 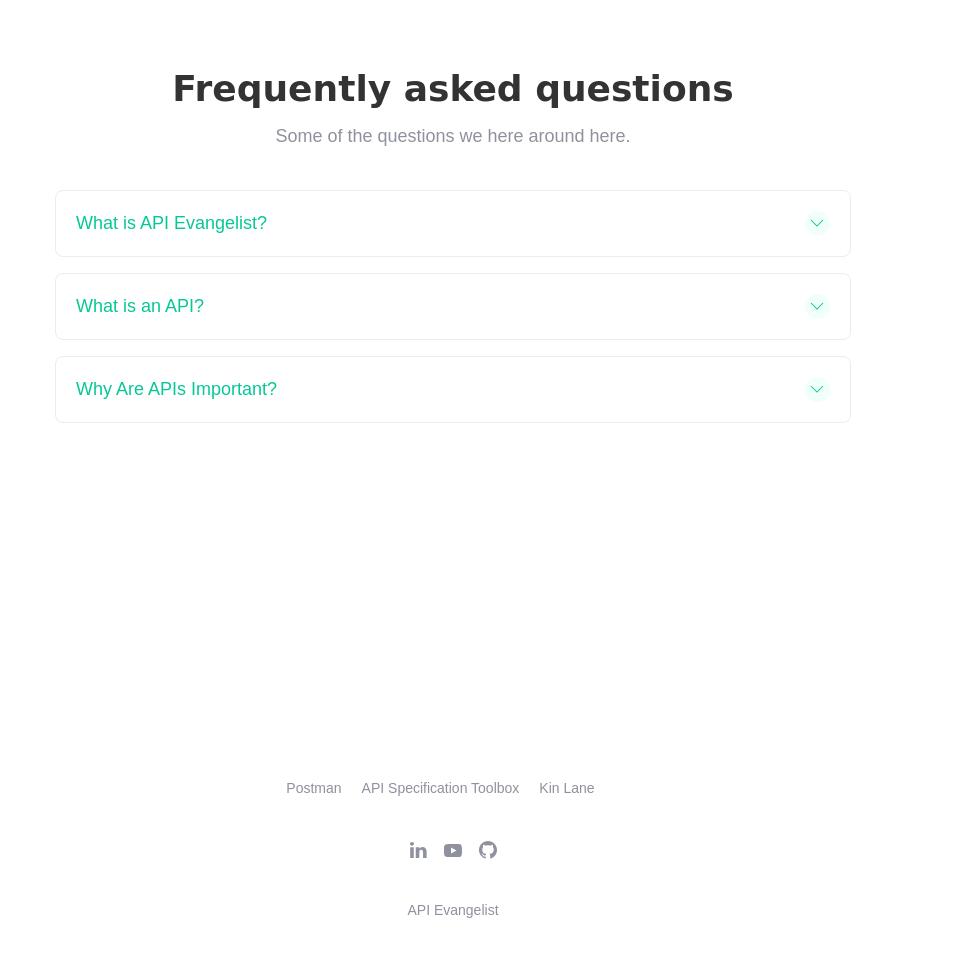 I want to click on 'Didn't find an answer?', so click(x=452, y=523).